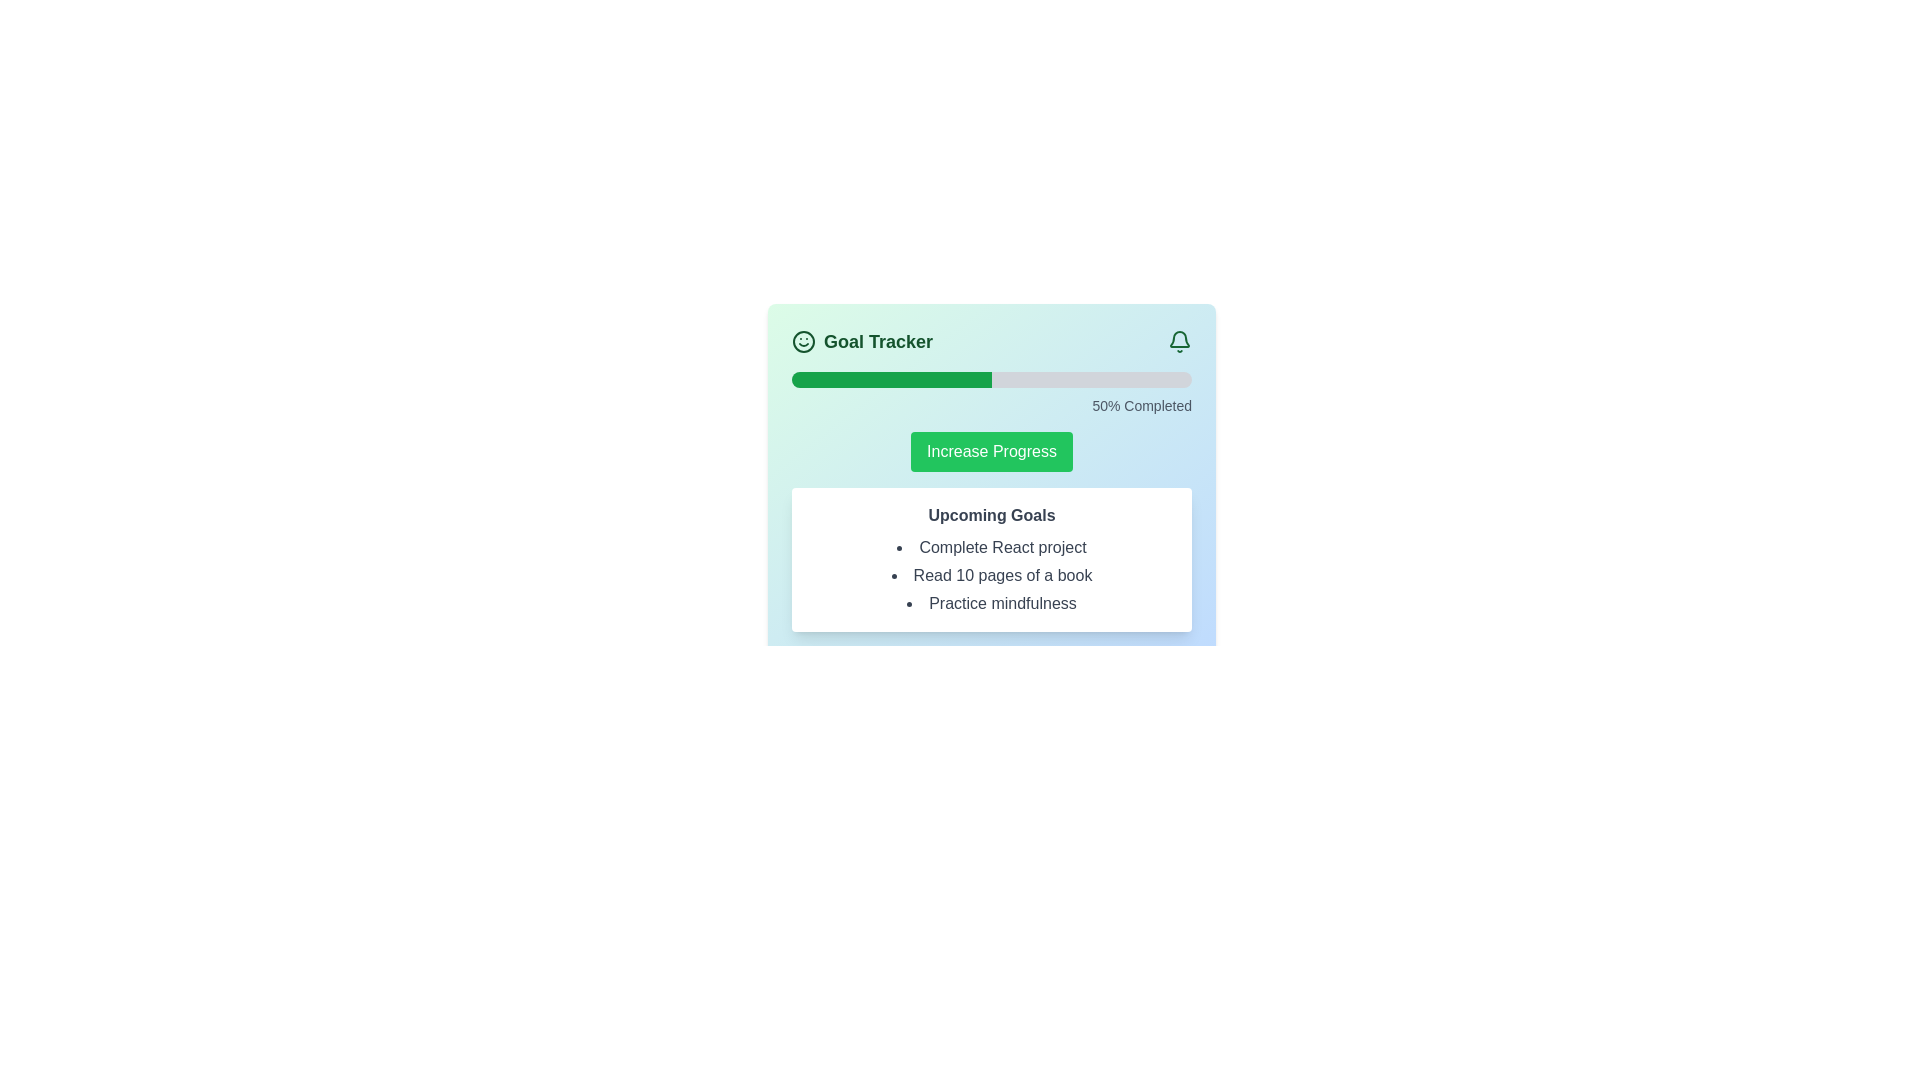 The image size is (1920, 1080). Describe the element at coordinates (992, 479) in the screenshot. I see `the 'Increase Progress' button on the Goal Tracker card, which features a gradient background and a progress bar marked at 50%` at that location.